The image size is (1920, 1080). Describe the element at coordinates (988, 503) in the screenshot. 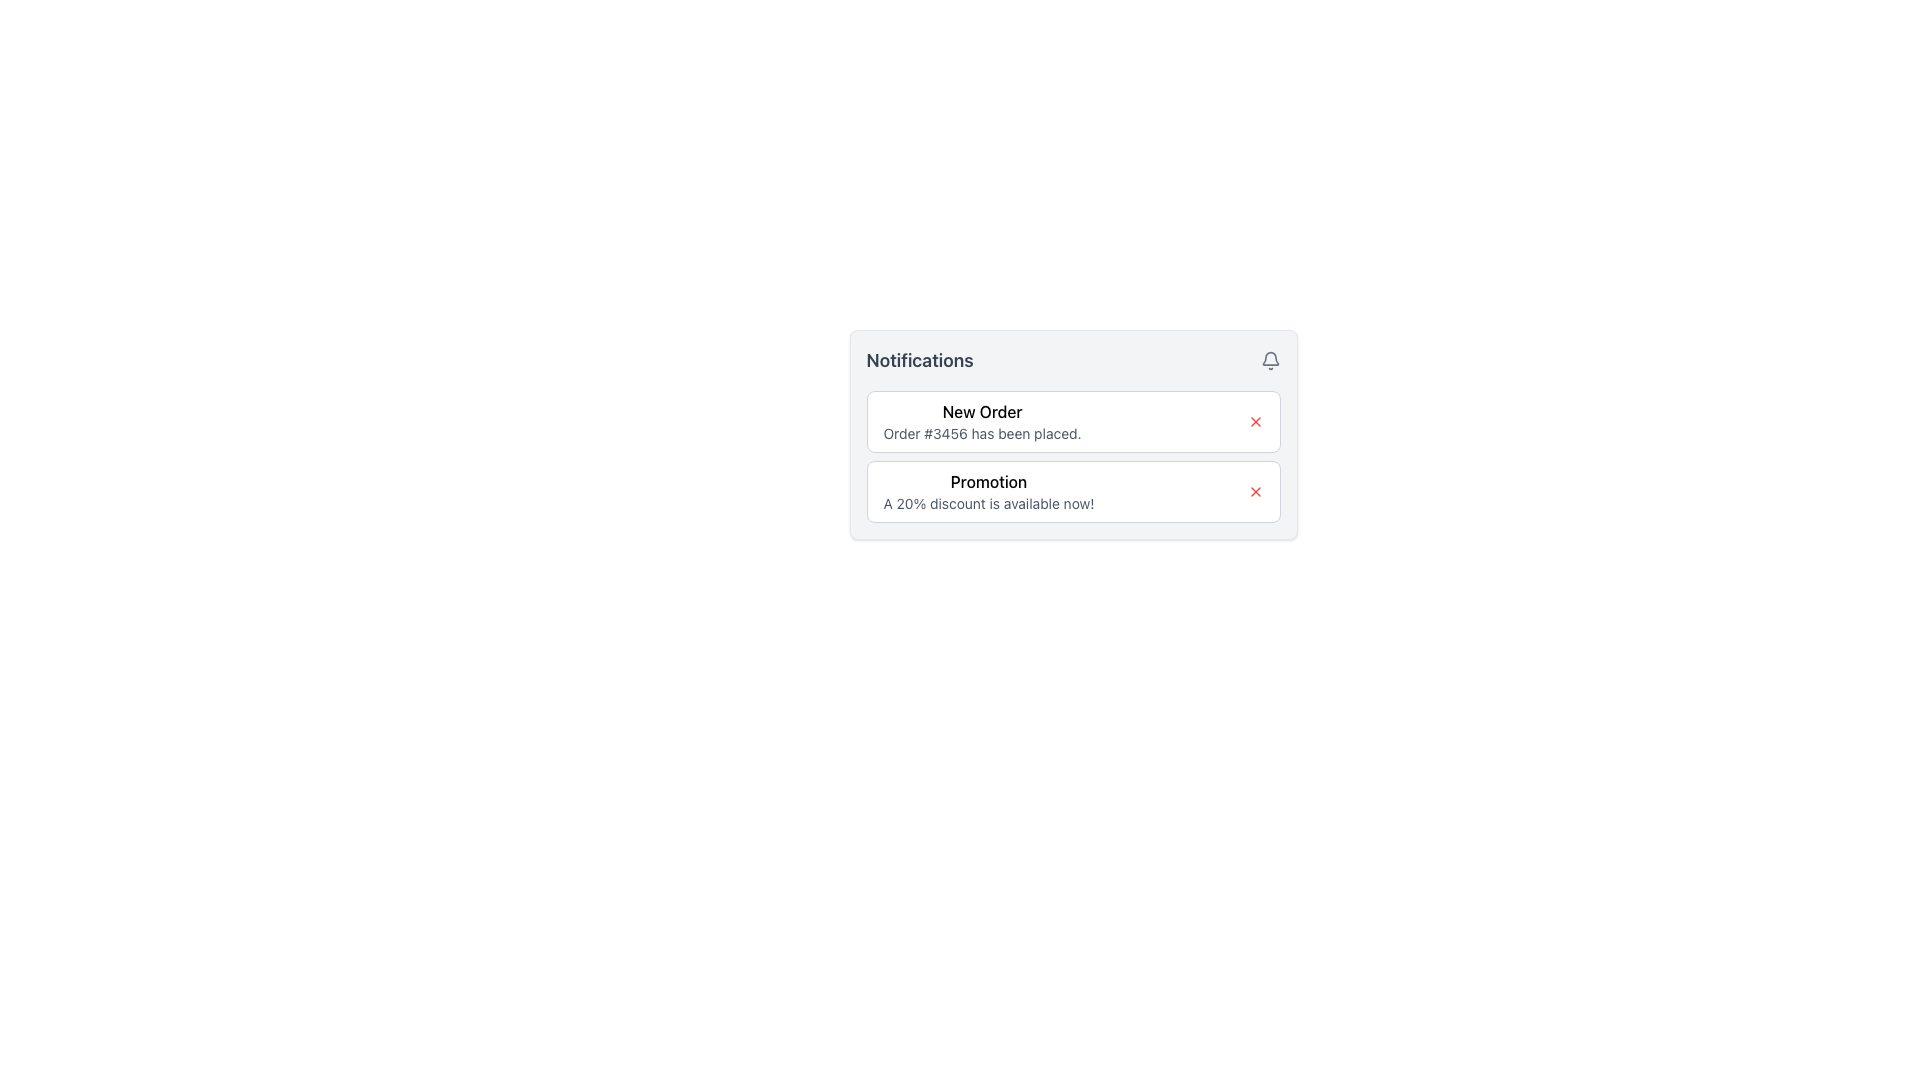

I see `text element that provides additional information about the 20% discount, located to the middle-right of the notification section, following the text 'Promotion'` at that location.